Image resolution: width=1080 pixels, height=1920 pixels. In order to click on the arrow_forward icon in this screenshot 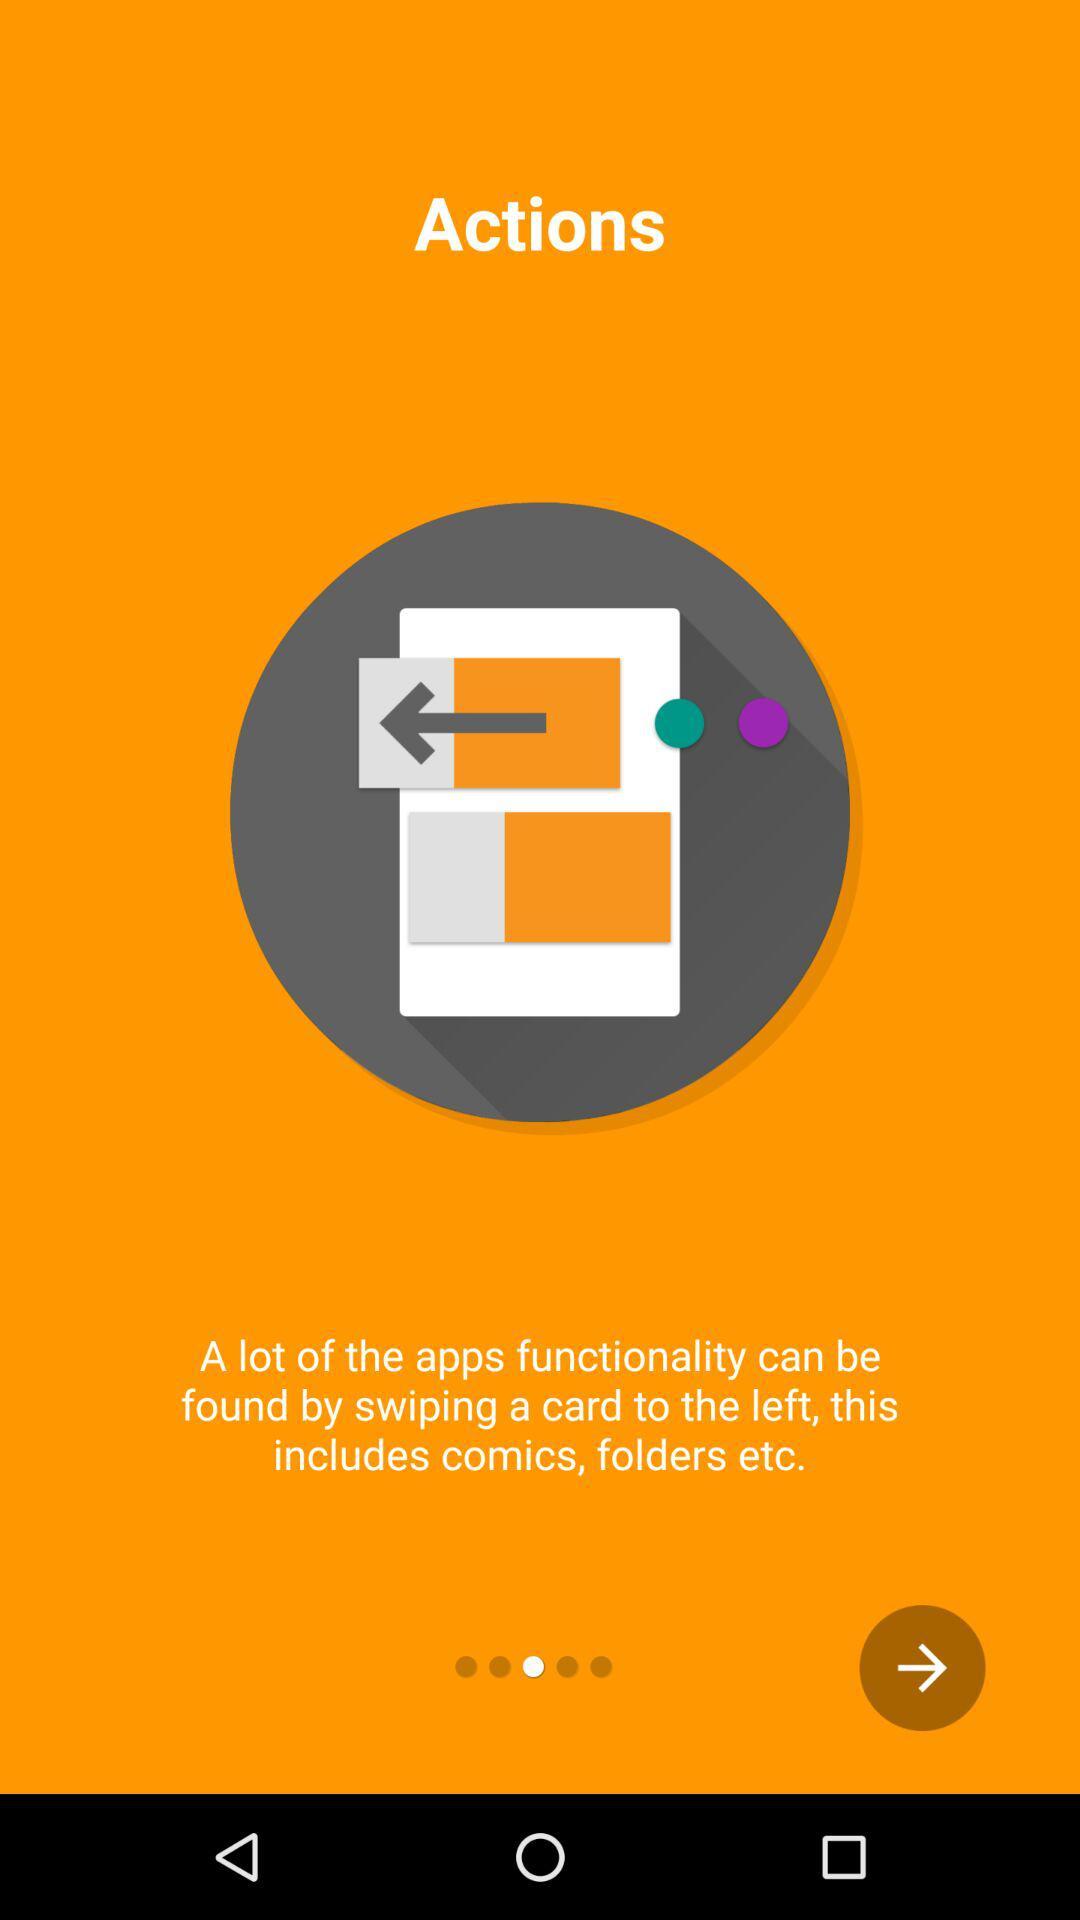, I will do `click(922, 1667)`.